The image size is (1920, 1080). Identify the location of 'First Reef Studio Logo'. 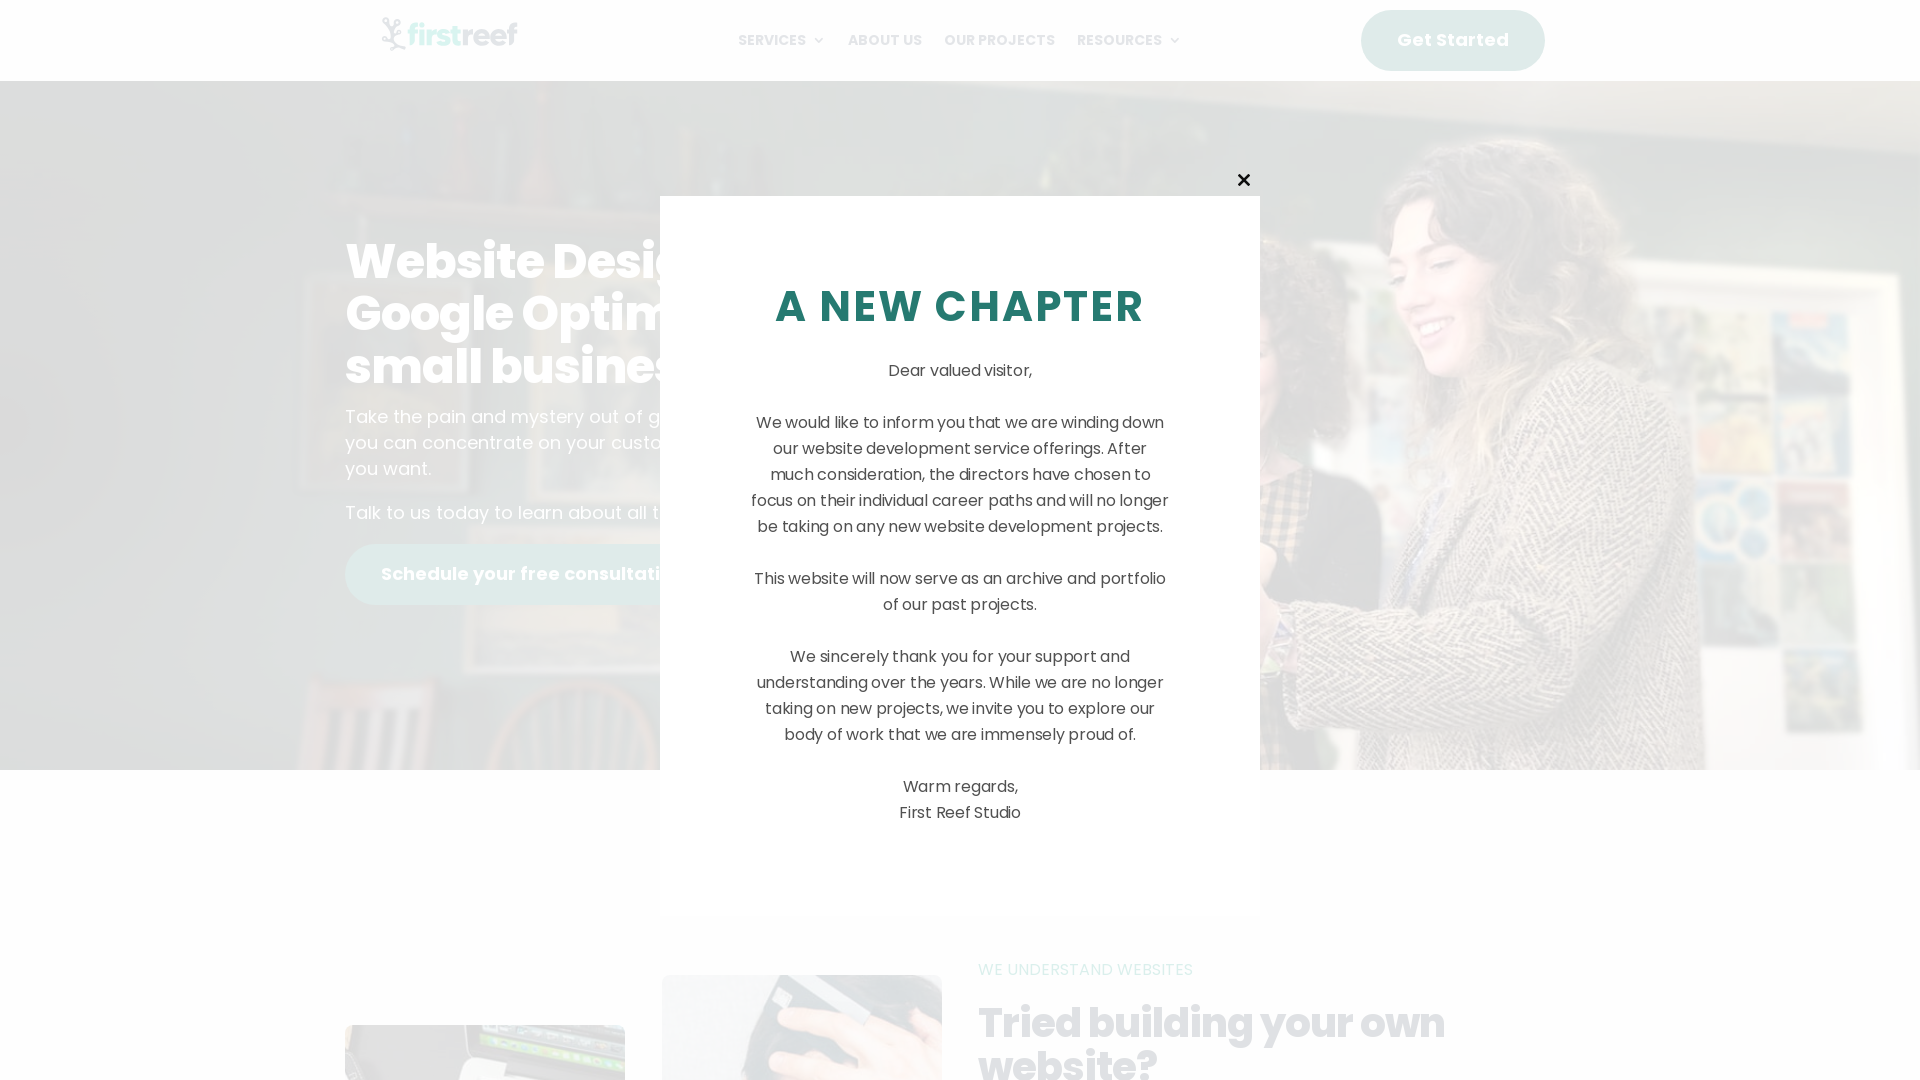
(374, 34).